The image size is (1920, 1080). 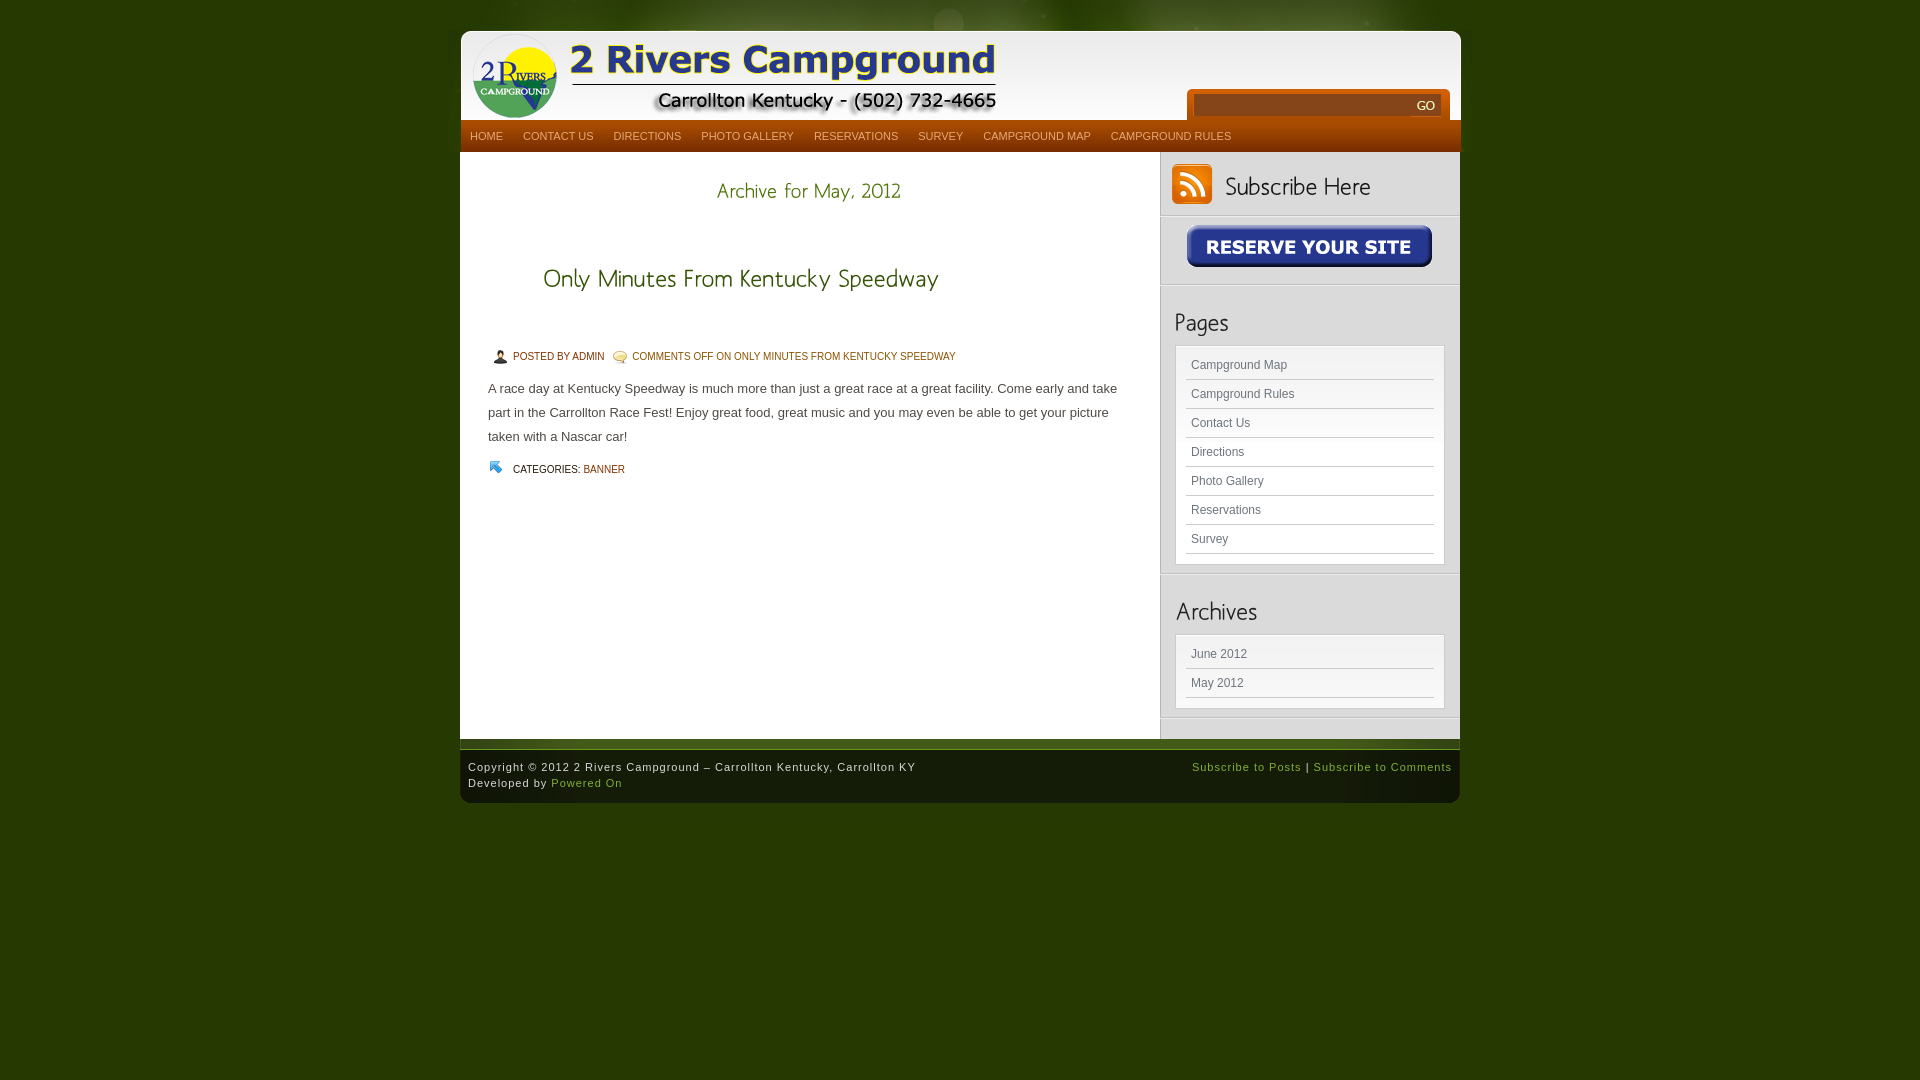 What do you see at coordinates (740, 276) in the screenshot?
I see `'Permanent Link to Only Minutes From Kentucky Speedway'` at bounding box center [740, 276].